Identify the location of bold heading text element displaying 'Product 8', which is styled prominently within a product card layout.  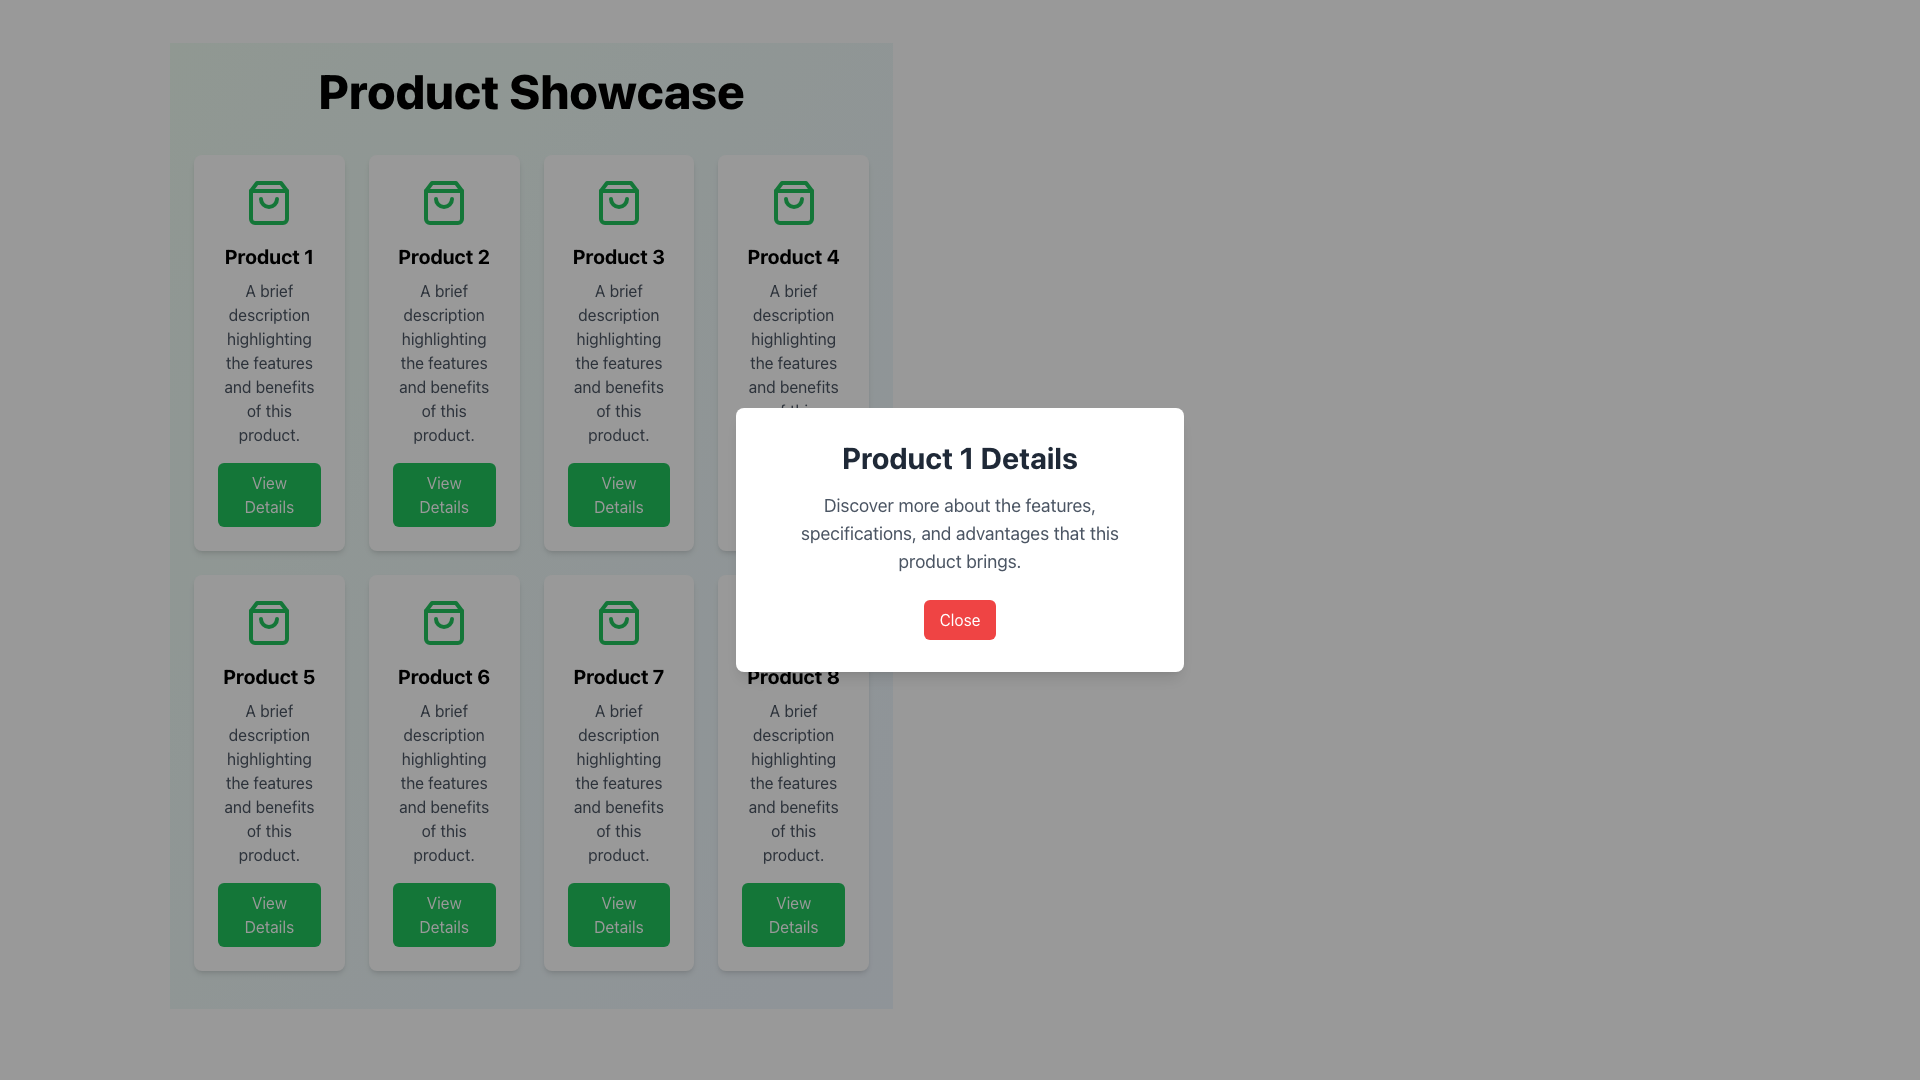
(792, 676).